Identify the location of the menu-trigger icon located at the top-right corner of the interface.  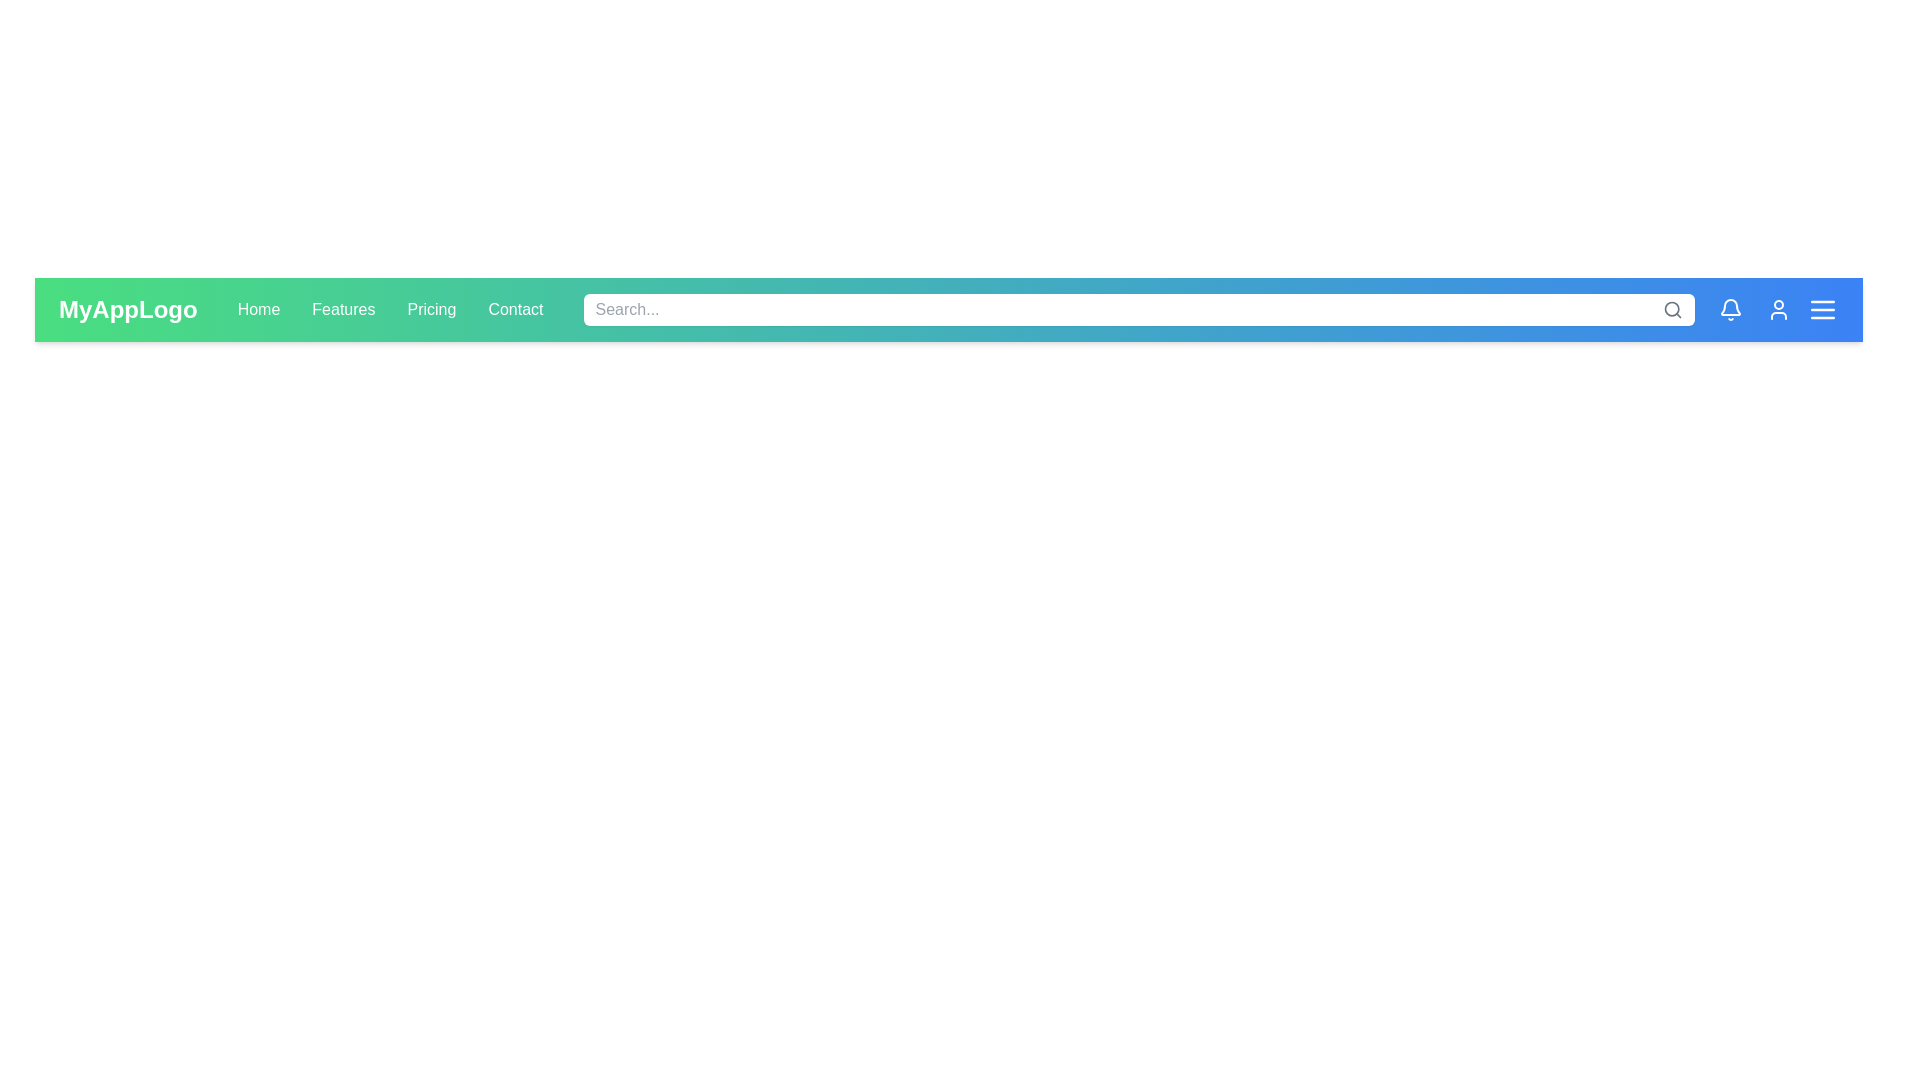
(1823, 309).